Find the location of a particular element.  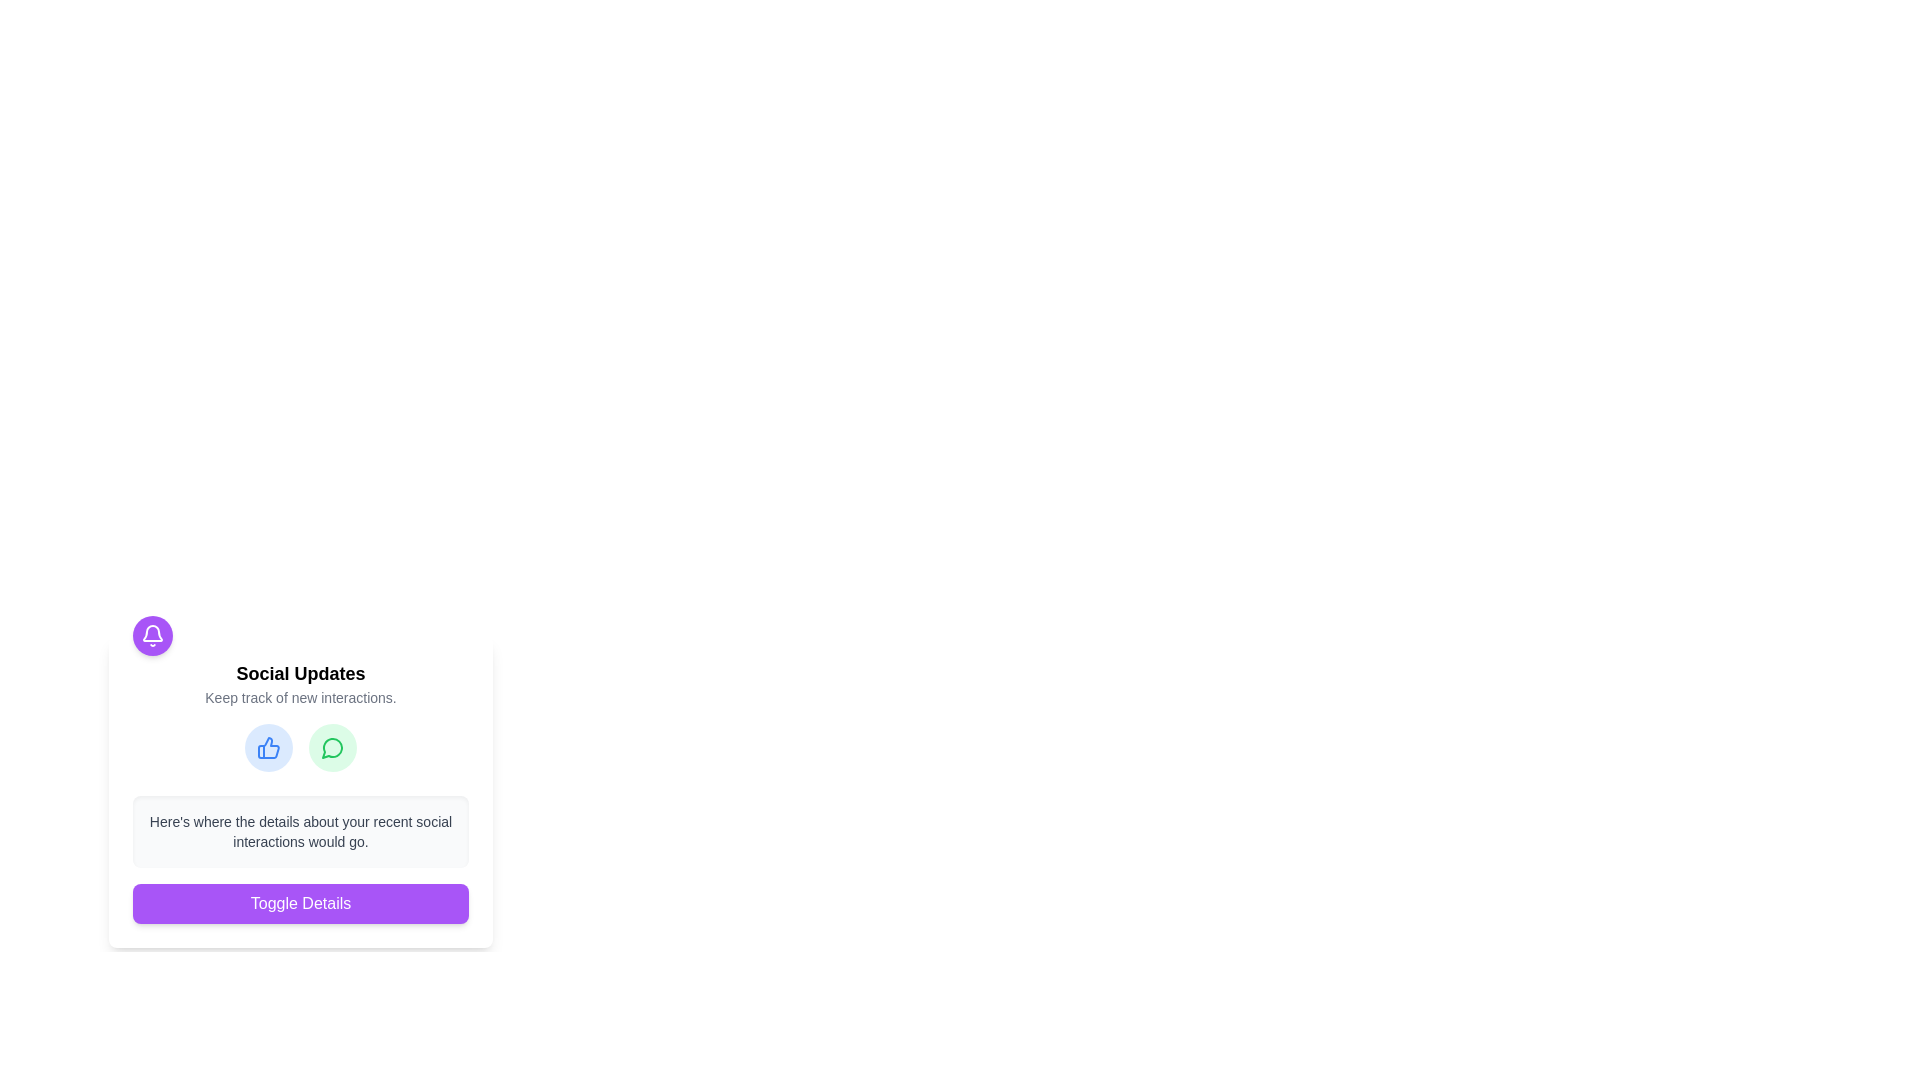

the bold text label reading 'Social Updates' at the top of the updates section is located at coordinates (300, 674).